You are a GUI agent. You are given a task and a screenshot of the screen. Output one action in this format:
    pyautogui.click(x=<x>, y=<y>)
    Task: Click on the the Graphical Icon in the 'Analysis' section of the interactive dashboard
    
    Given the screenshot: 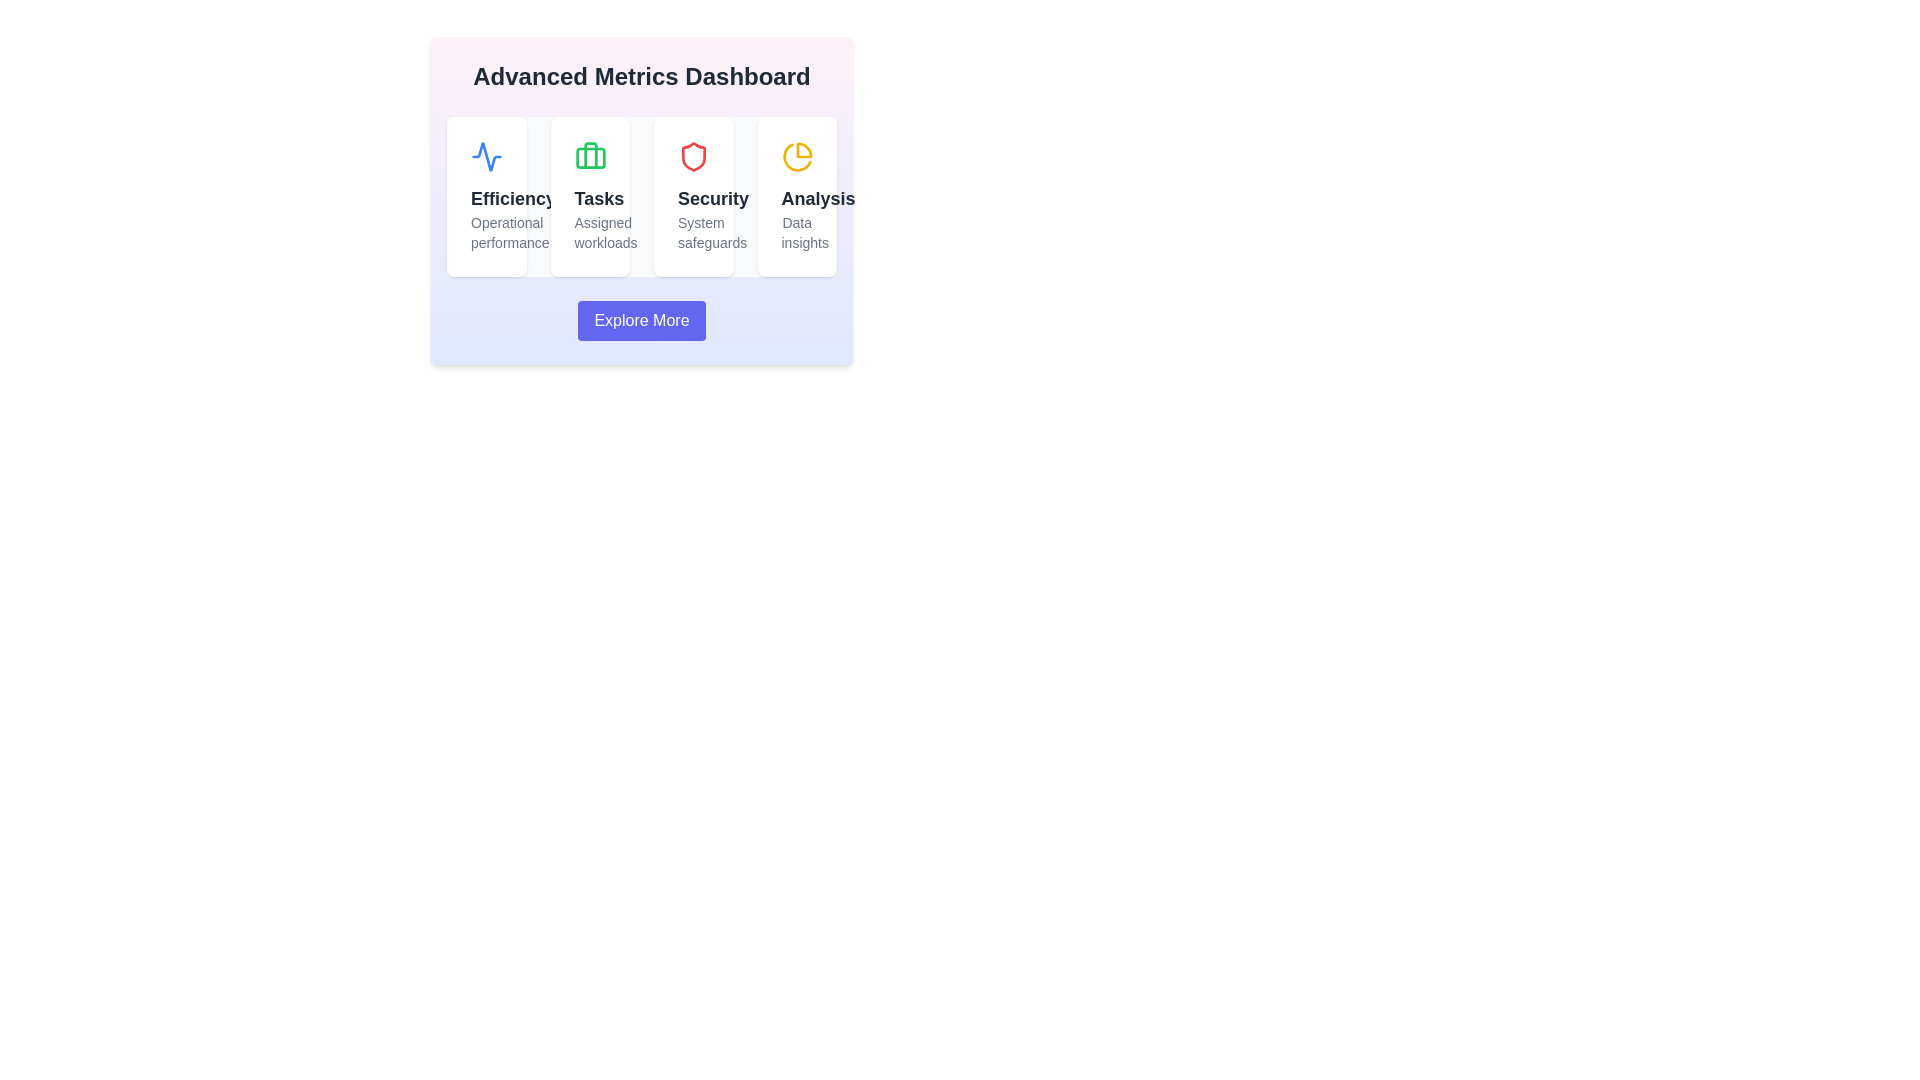 What is the action you would take?
    pyautogui.click(x=804, y=149)
    